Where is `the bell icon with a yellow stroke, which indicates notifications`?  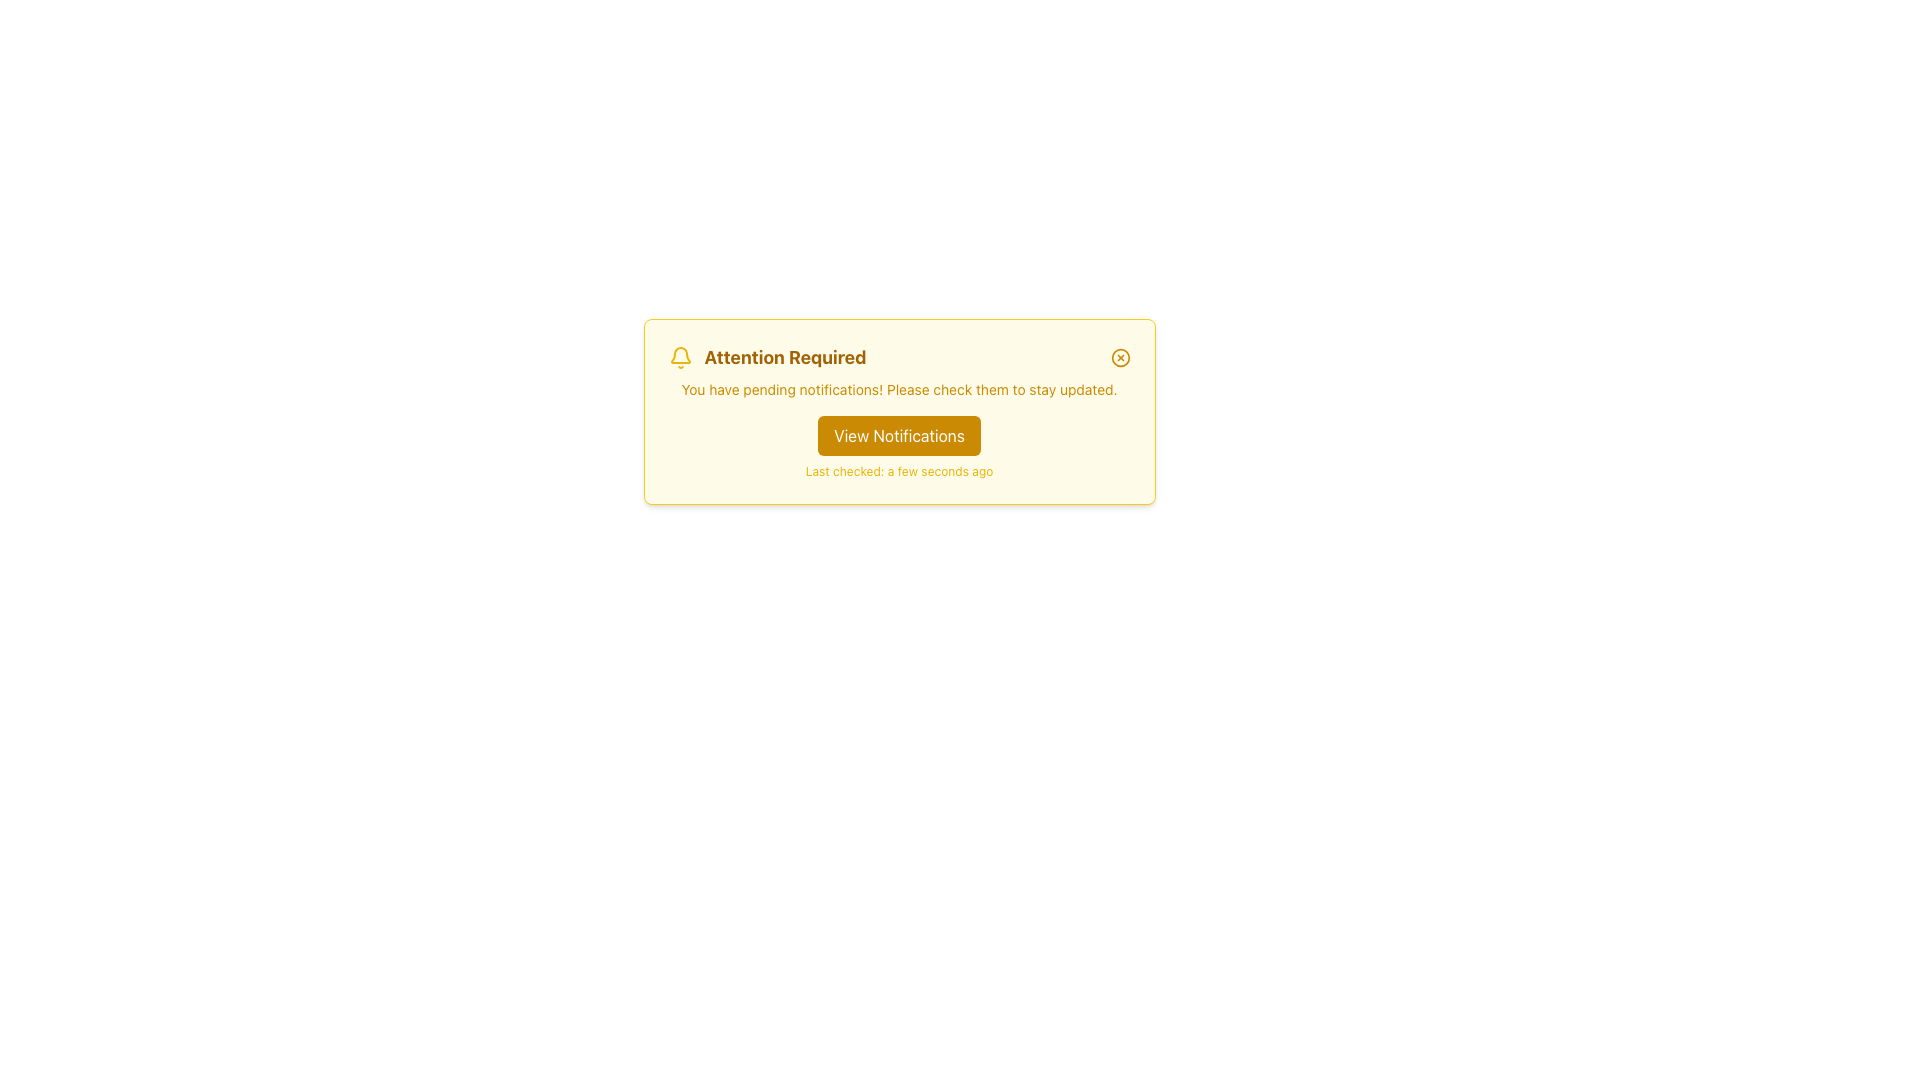 the bell icon with a yellow stroke, which indicates notifications is located at coordinates (680, 357).